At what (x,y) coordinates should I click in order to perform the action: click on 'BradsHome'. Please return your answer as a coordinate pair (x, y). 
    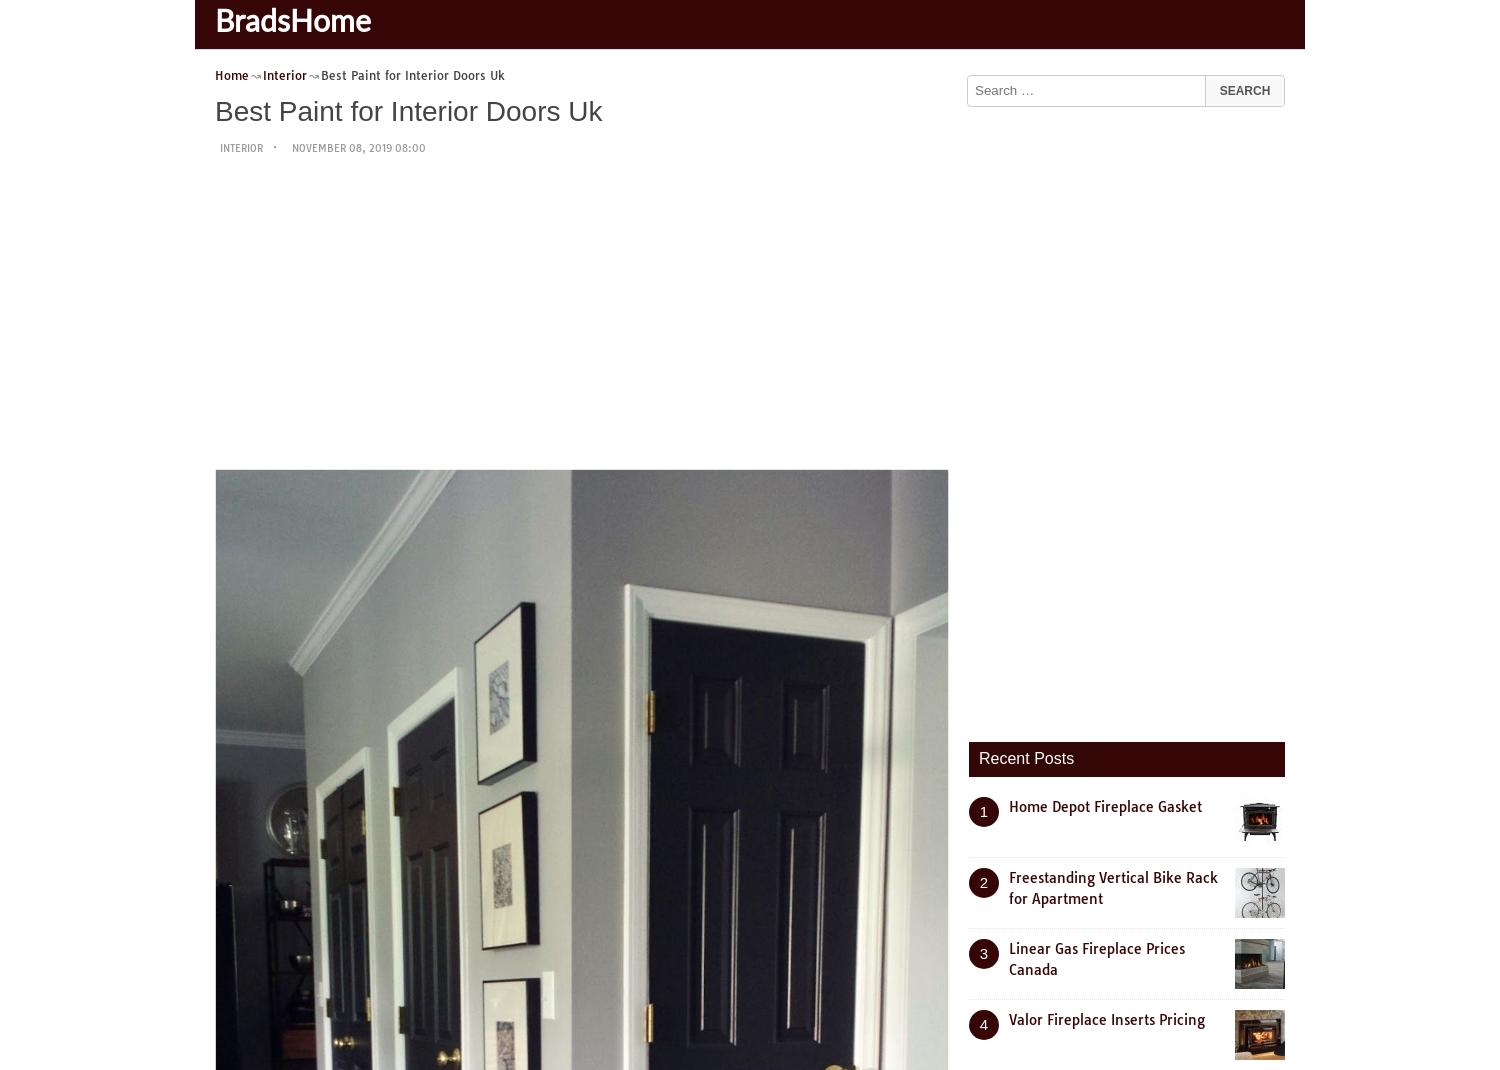
    Looking at the image, I should click on (292, 22).